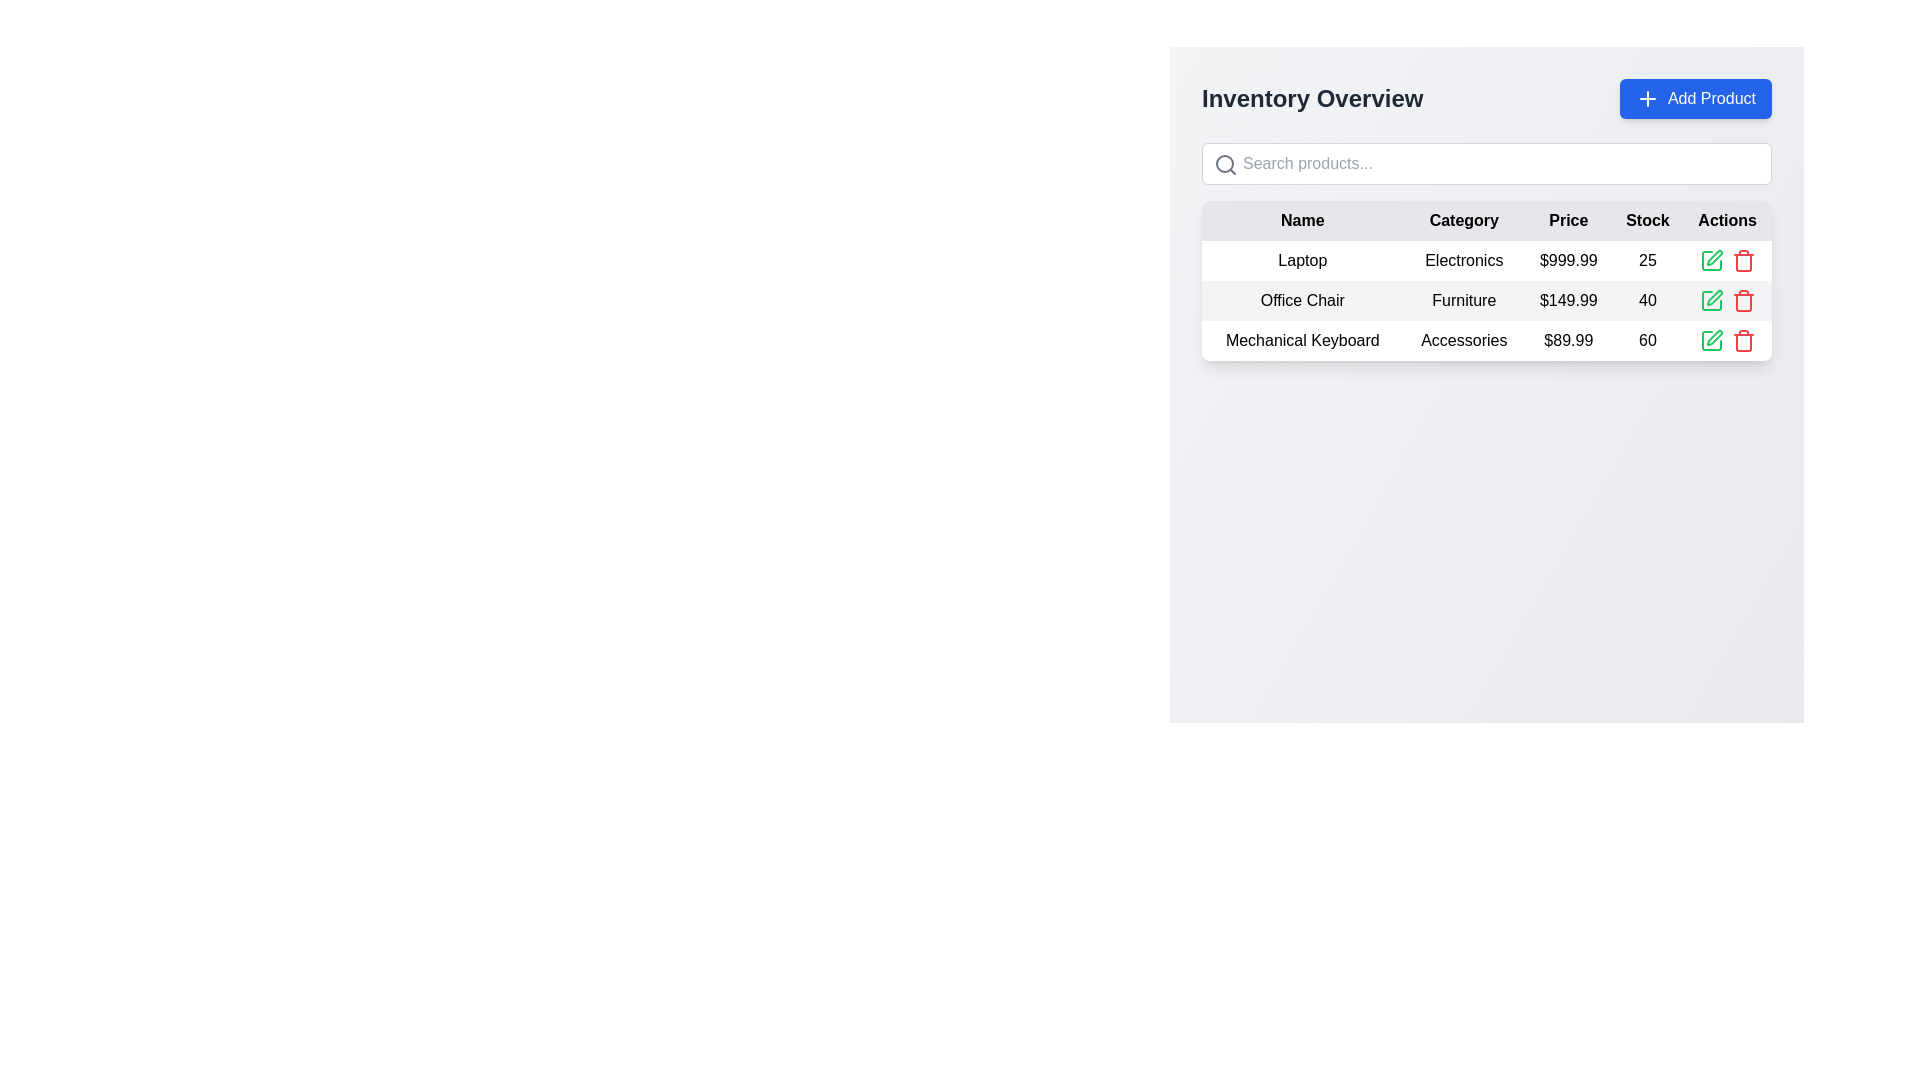 This screenshot has height=1080, width=1920. Describe the element at coordinates (1710, 260) in the screenshot. I see `the edit button located in the 'Actions' column of the first row of the table under the 'Inventory Overview' section` at that location.